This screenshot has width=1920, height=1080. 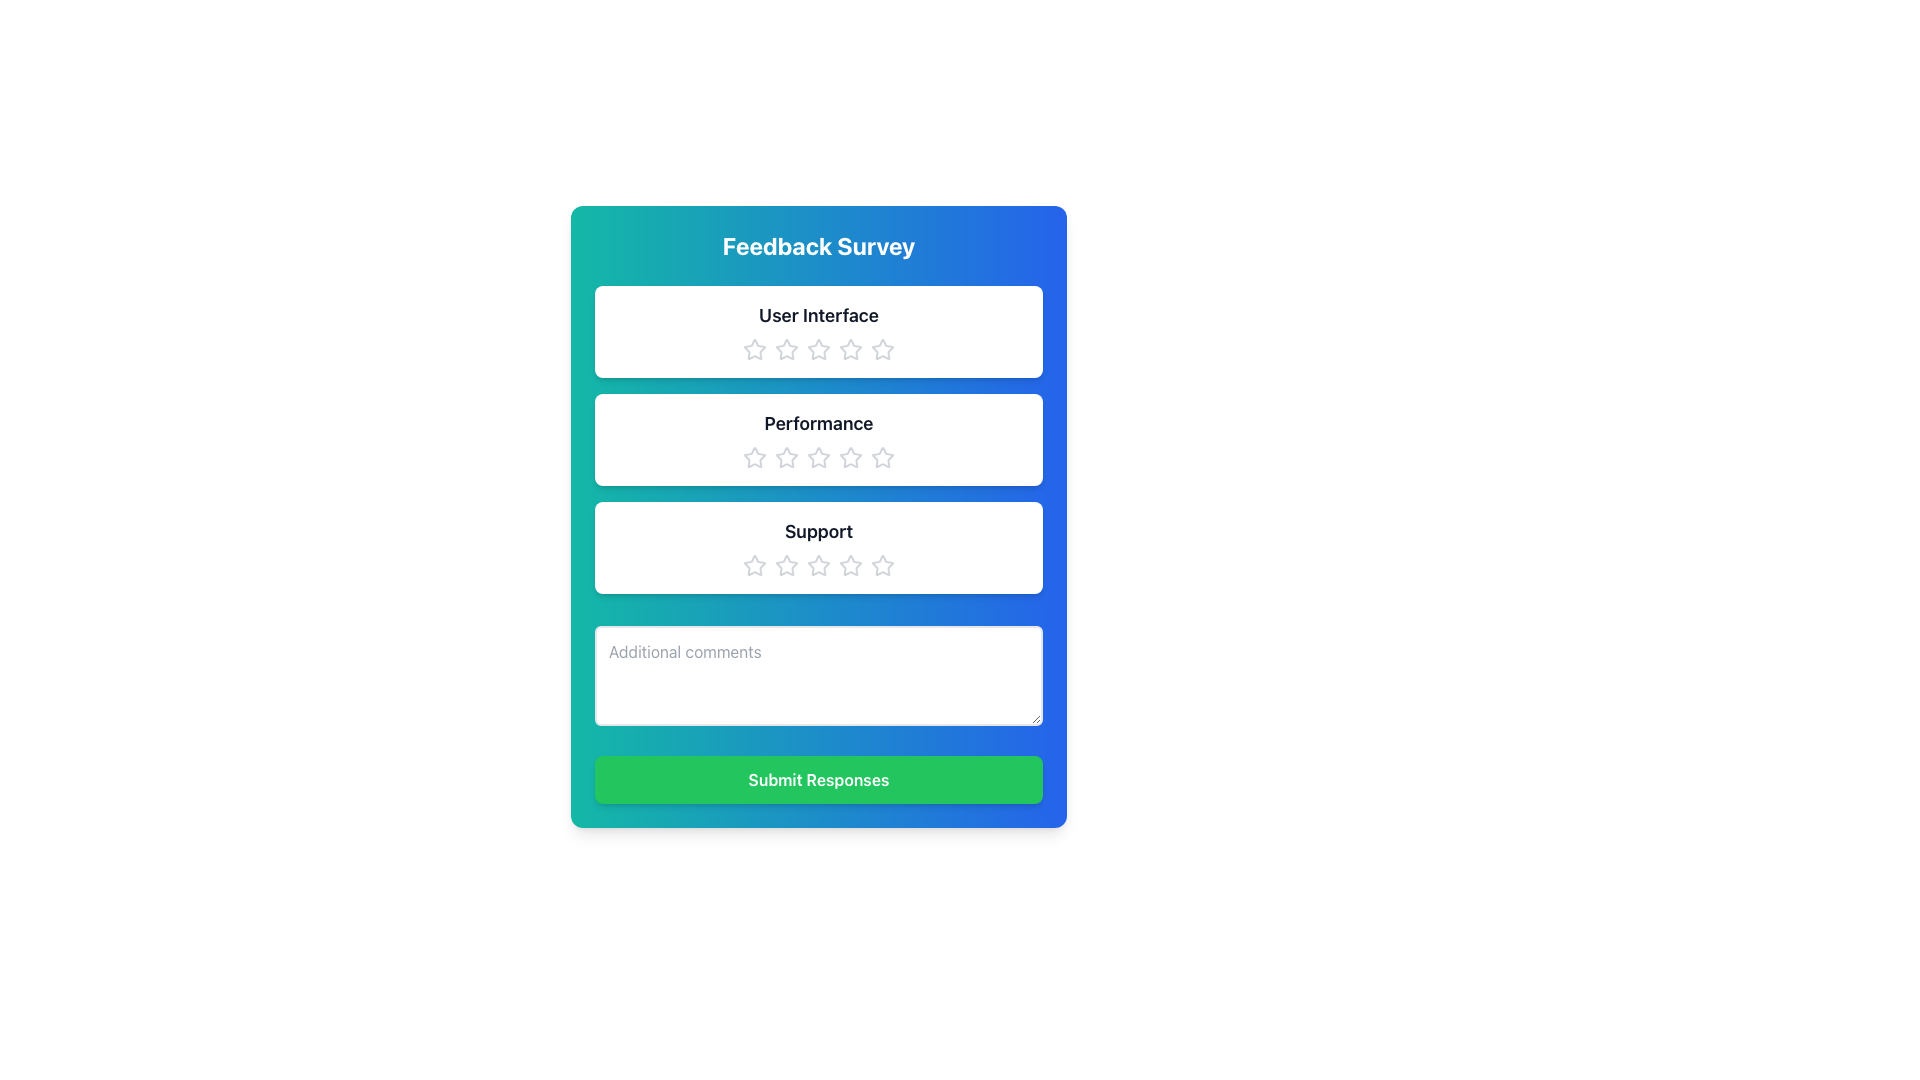 What do you see at coordinates (819, 457) in the screenshot?
I see `the second star icon from the left in the row of stars for the 'Performance' rating to navigate through the keyboard` at bounding box center [819, 457].